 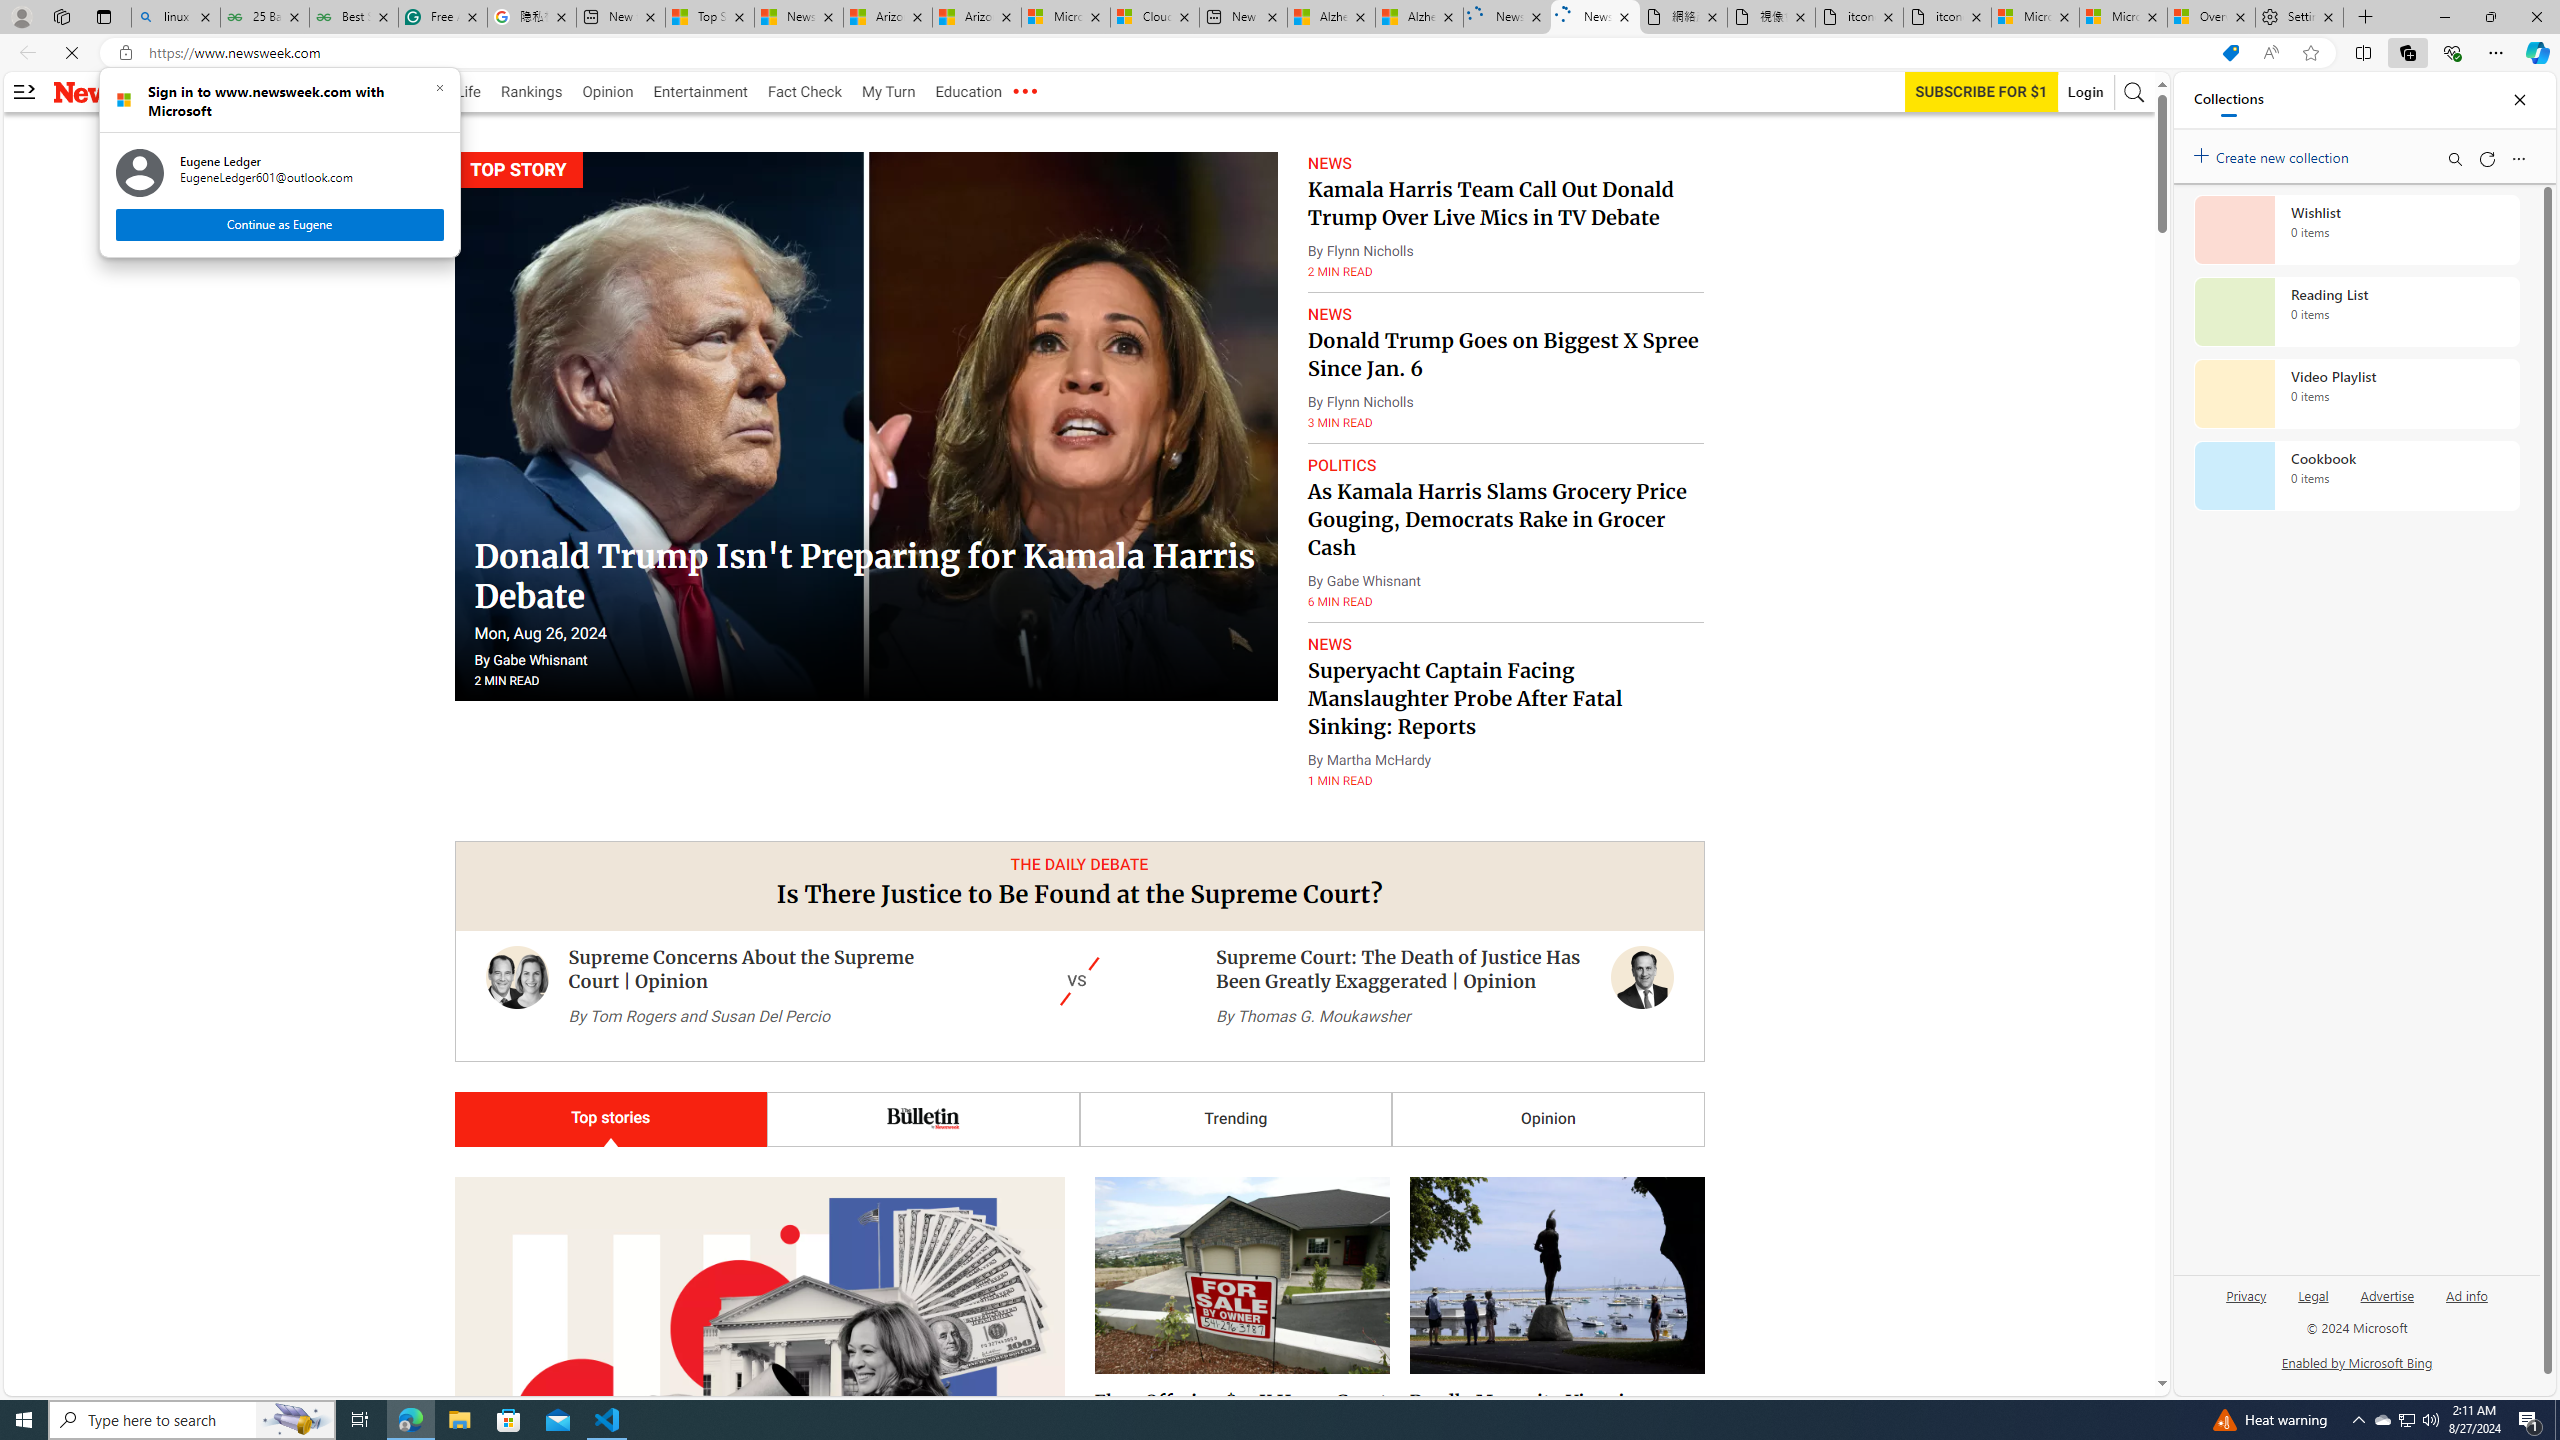 I want to click on 'Education', so click(x=966, y=91).